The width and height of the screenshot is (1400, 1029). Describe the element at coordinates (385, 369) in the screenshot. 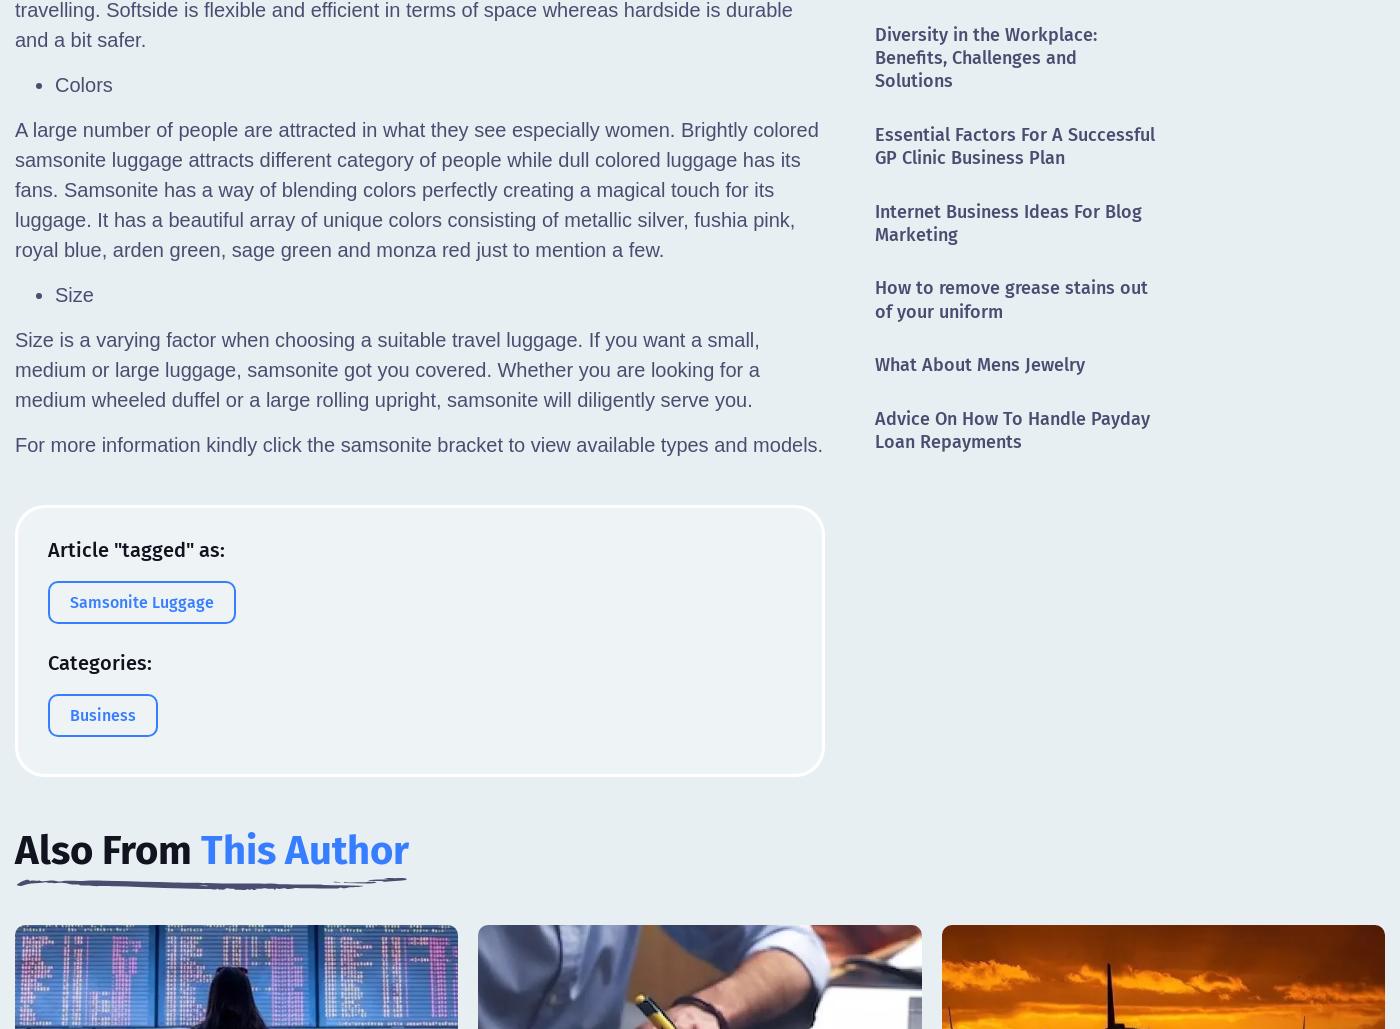

I see `'Size is a varying factor when choosing a suitable travel luggage. If you want a small, medium or large luggage, samsonite got you covered. Whether you are looking for a medium wheeled duffel or a large rolling upright, samsonite will diligently serve you.'` at that location.